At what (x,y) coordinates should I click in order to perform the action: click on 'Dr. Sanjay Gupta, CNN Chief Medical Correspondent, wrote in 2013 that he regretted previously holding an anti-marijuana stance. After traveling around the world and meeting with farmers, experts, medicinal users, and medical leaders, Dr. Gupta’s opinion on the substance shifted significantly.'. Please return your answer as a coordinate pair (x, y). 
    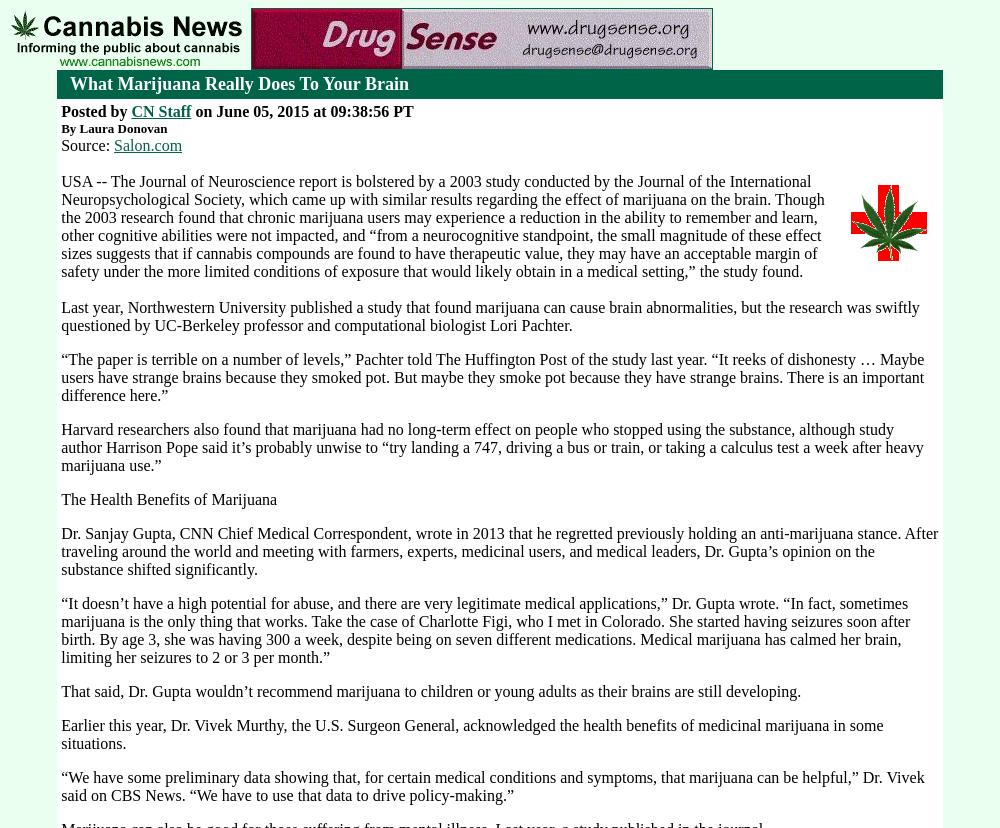
    Looking at the image, I should click on (498, 550).